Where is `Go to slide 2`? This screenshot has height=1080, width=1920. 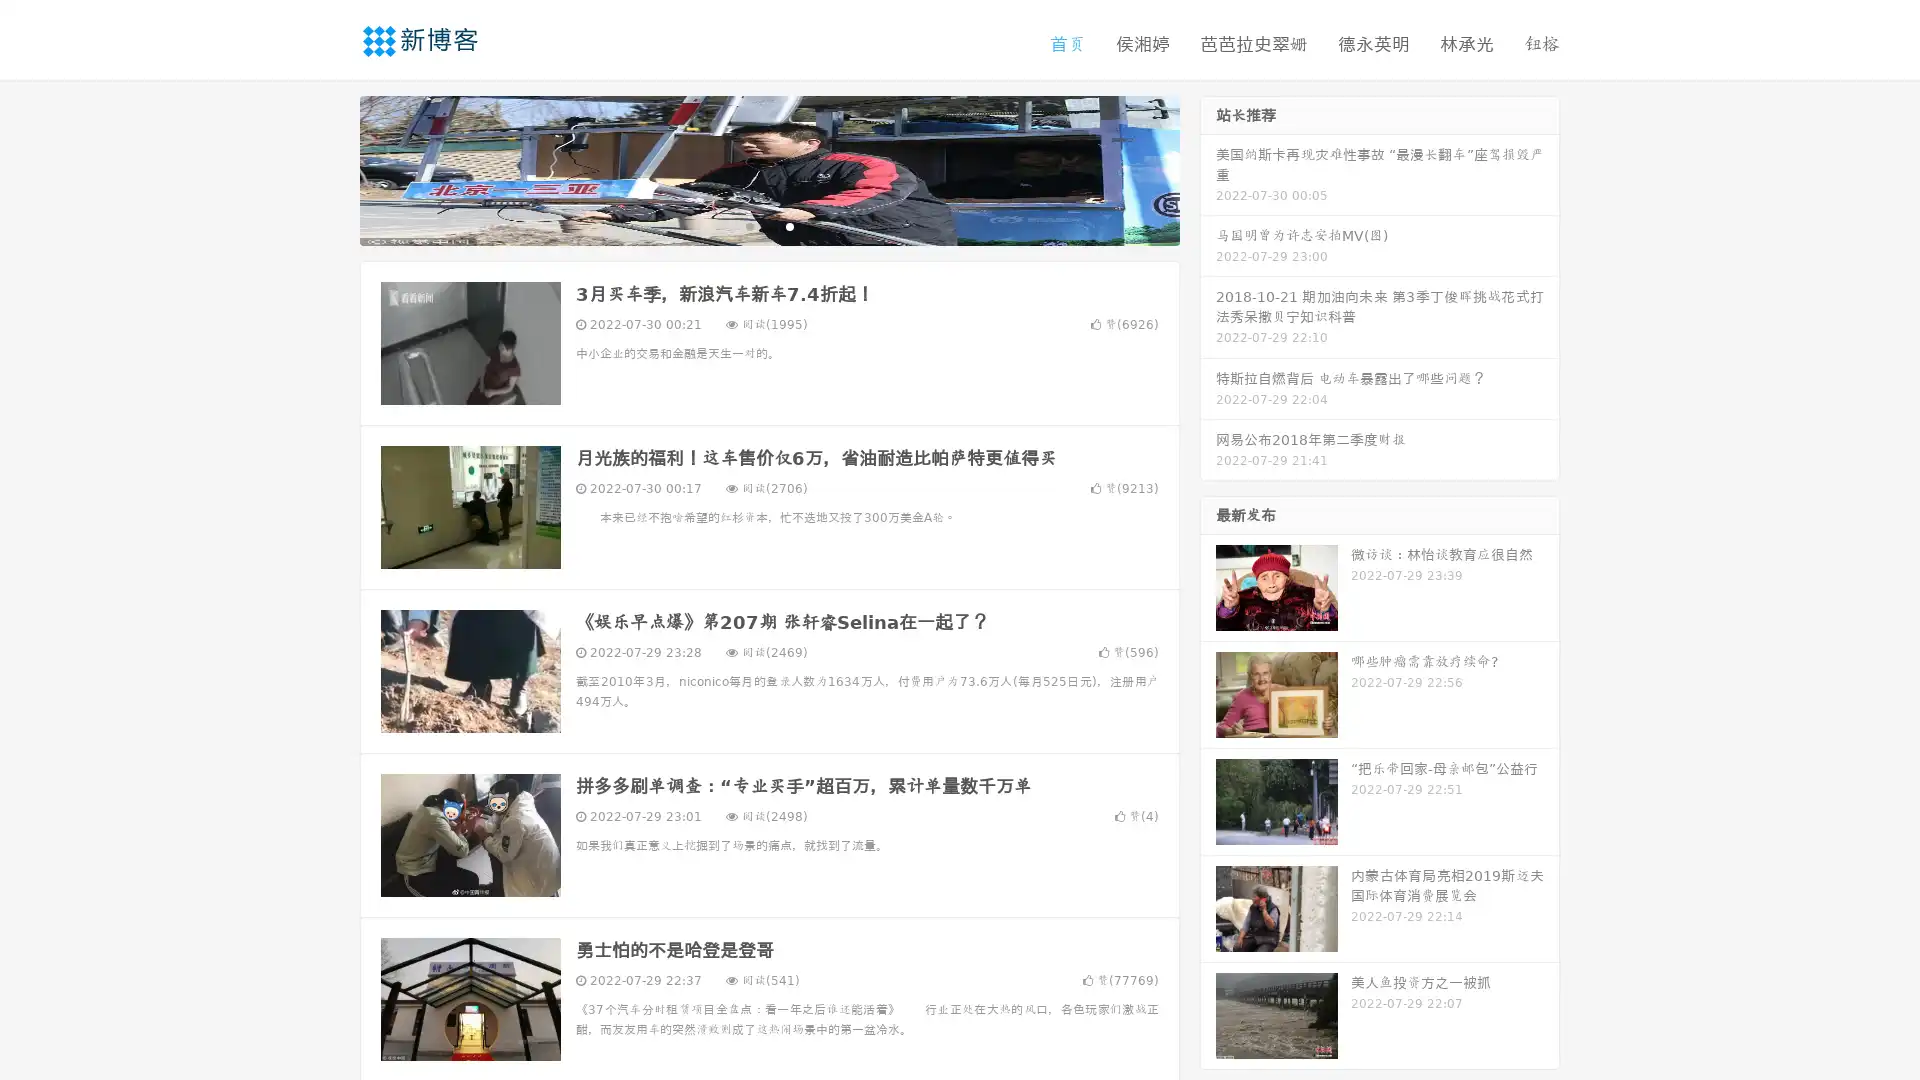
Go to slide 2 is located at coordinates (768, 225).